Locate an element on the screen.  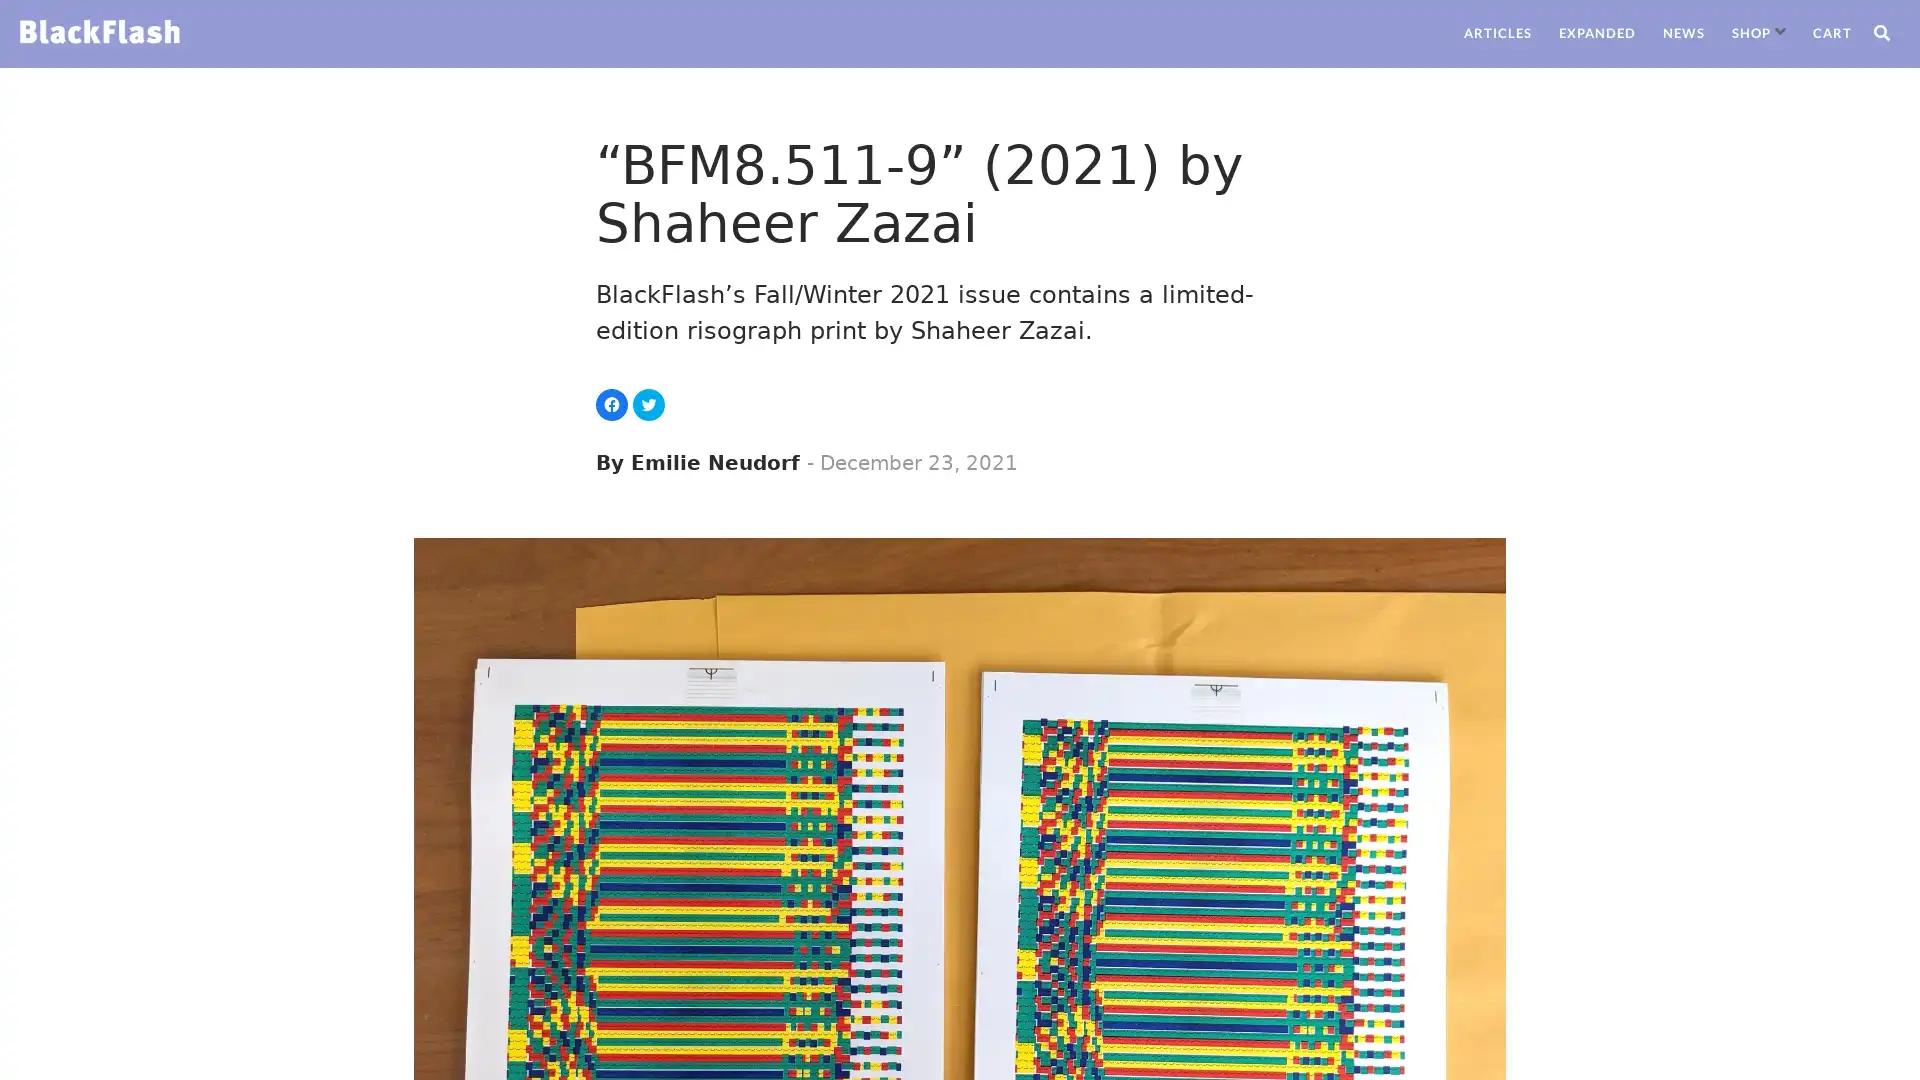
open menu is located at coordinates (1780, 31).